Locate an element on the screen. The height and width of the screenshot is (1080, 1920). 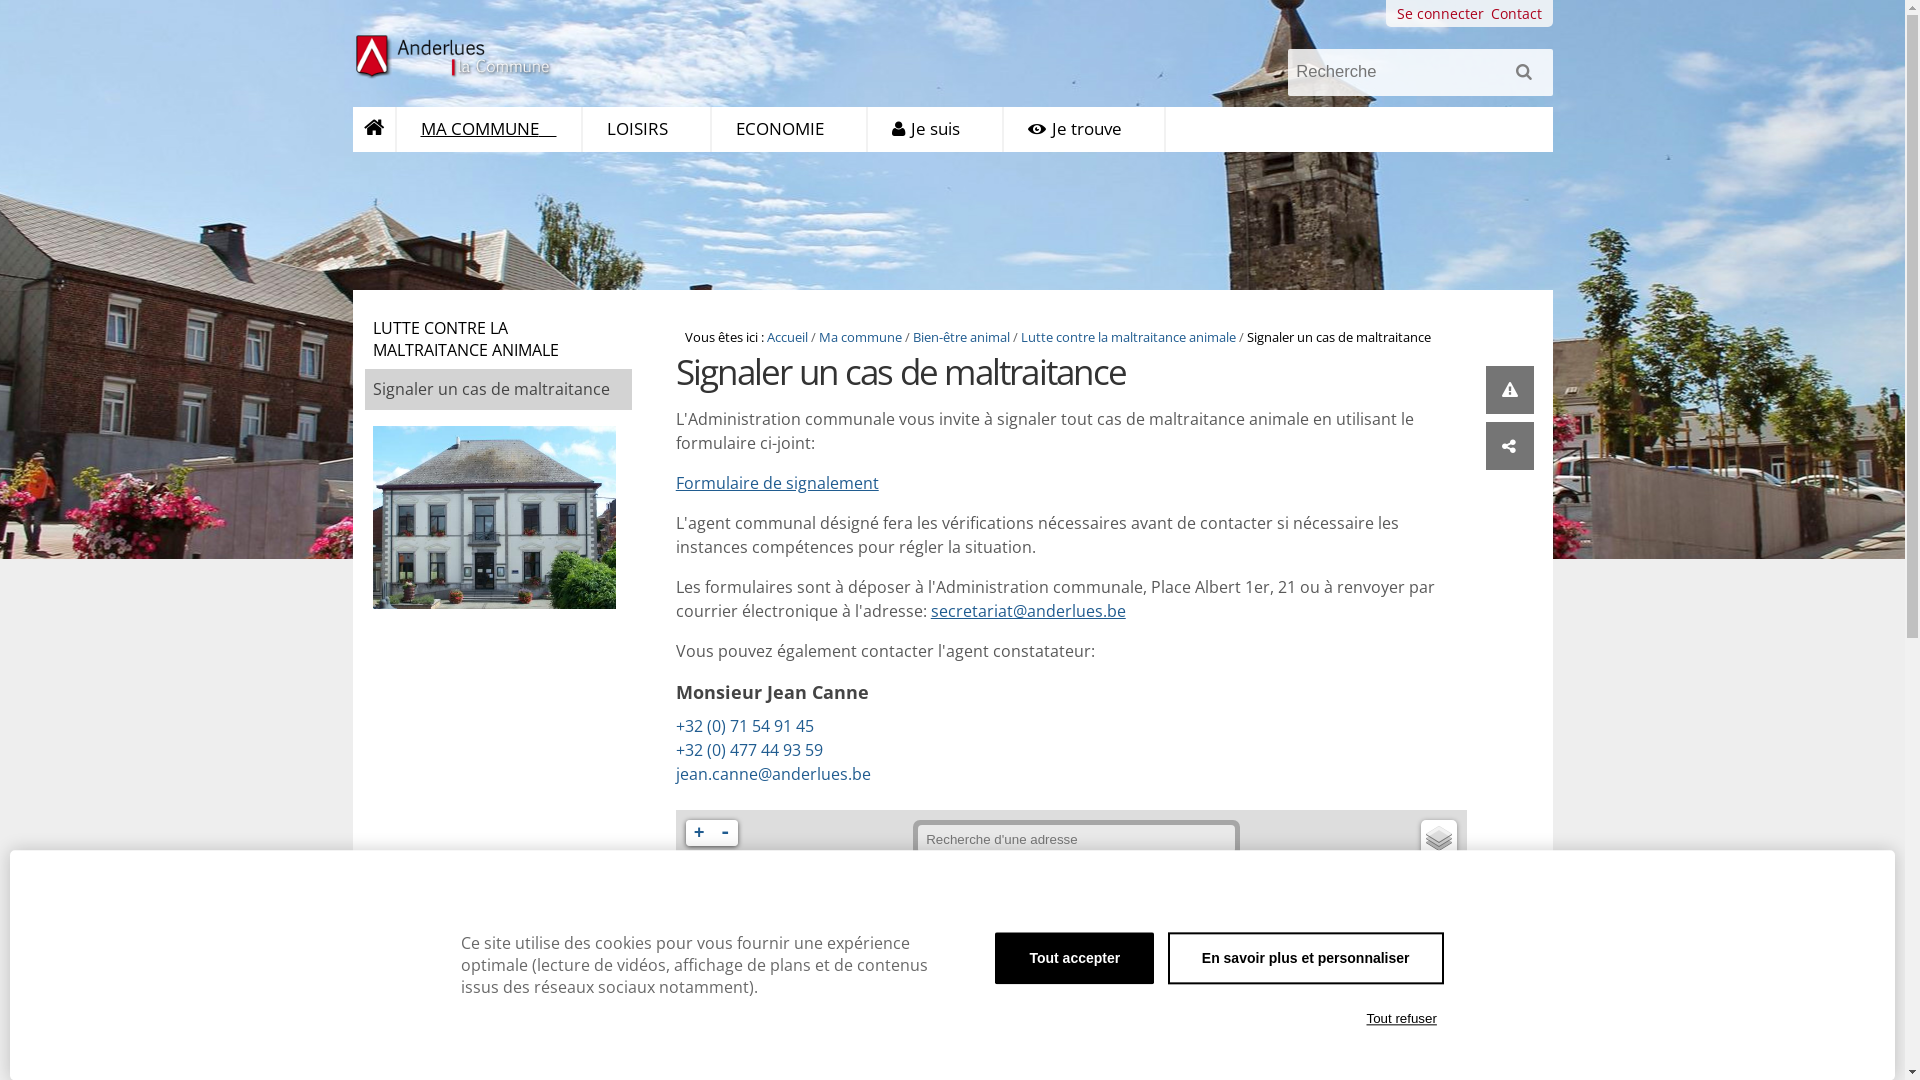
'Contact' is located at coordinates (1516, 13).